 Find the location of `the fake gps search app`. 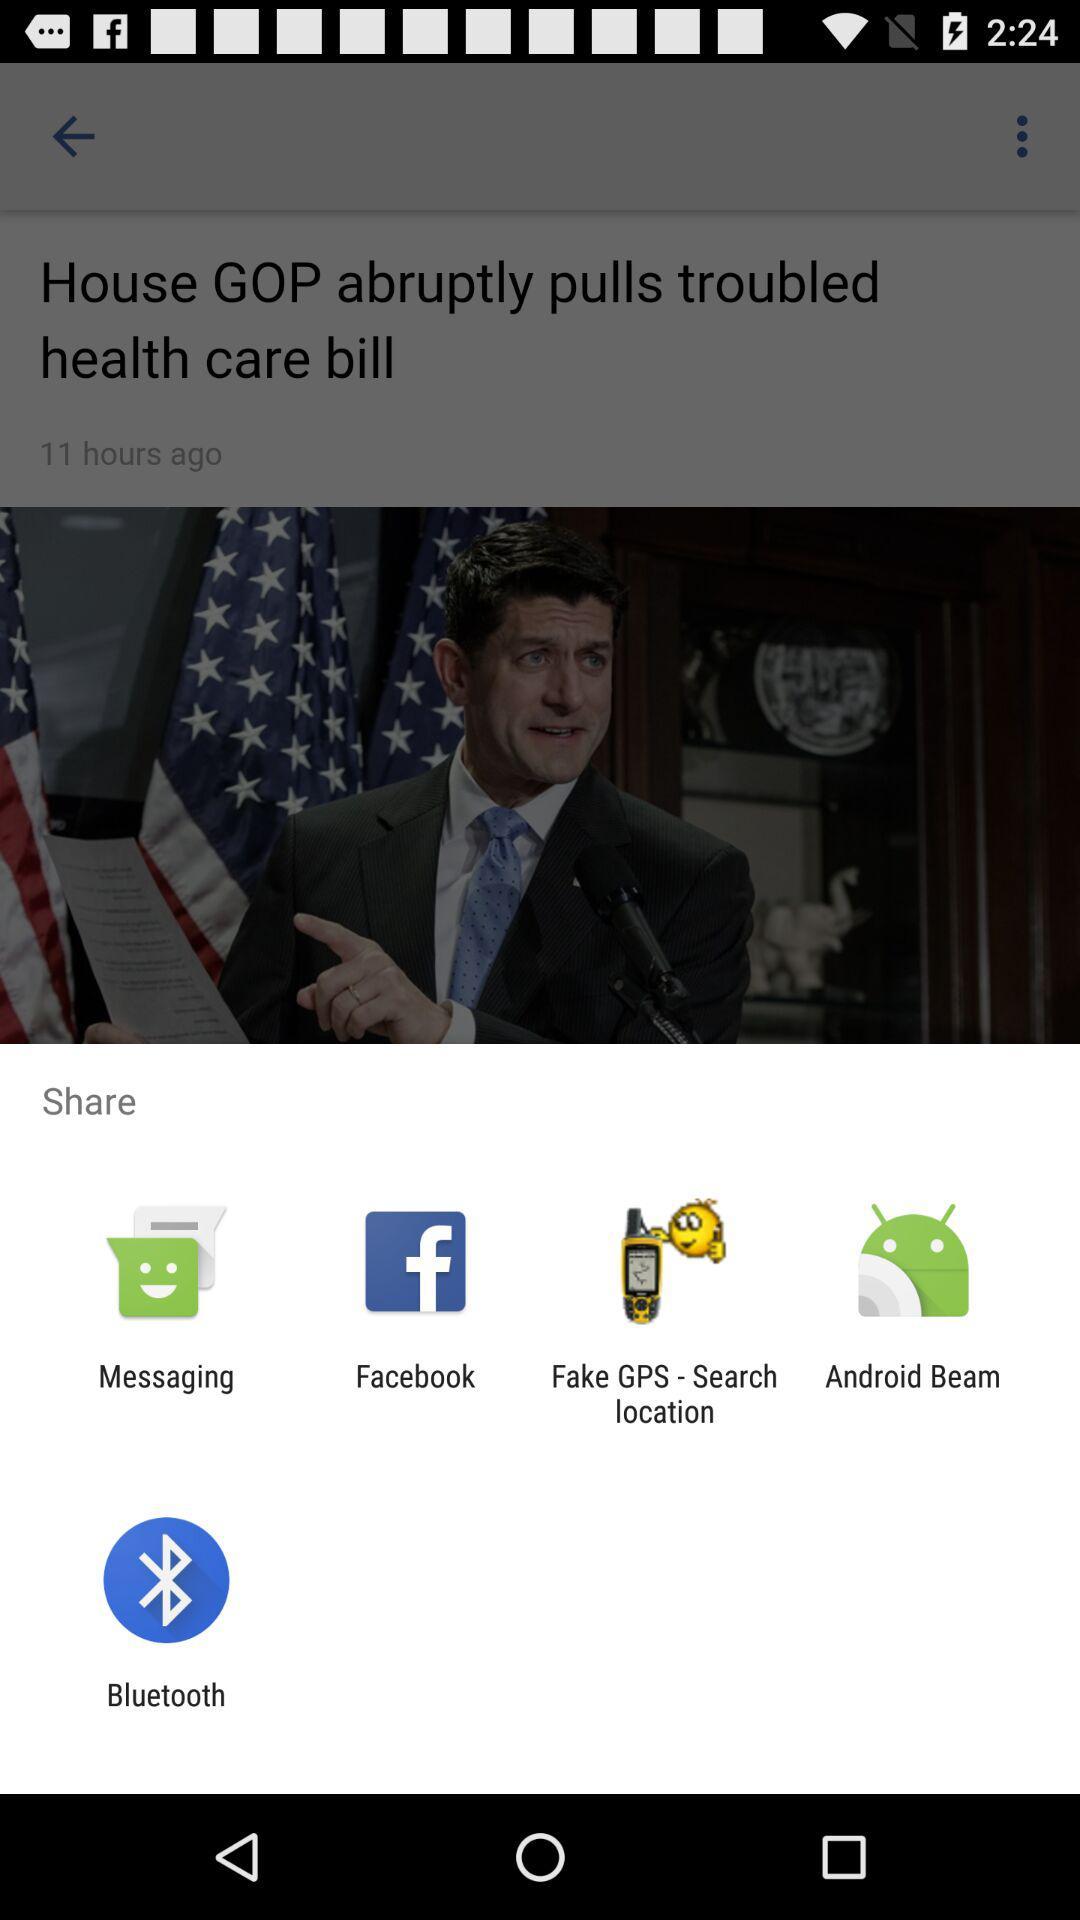

the fake gps search app is located at coordinates (664, 1392).